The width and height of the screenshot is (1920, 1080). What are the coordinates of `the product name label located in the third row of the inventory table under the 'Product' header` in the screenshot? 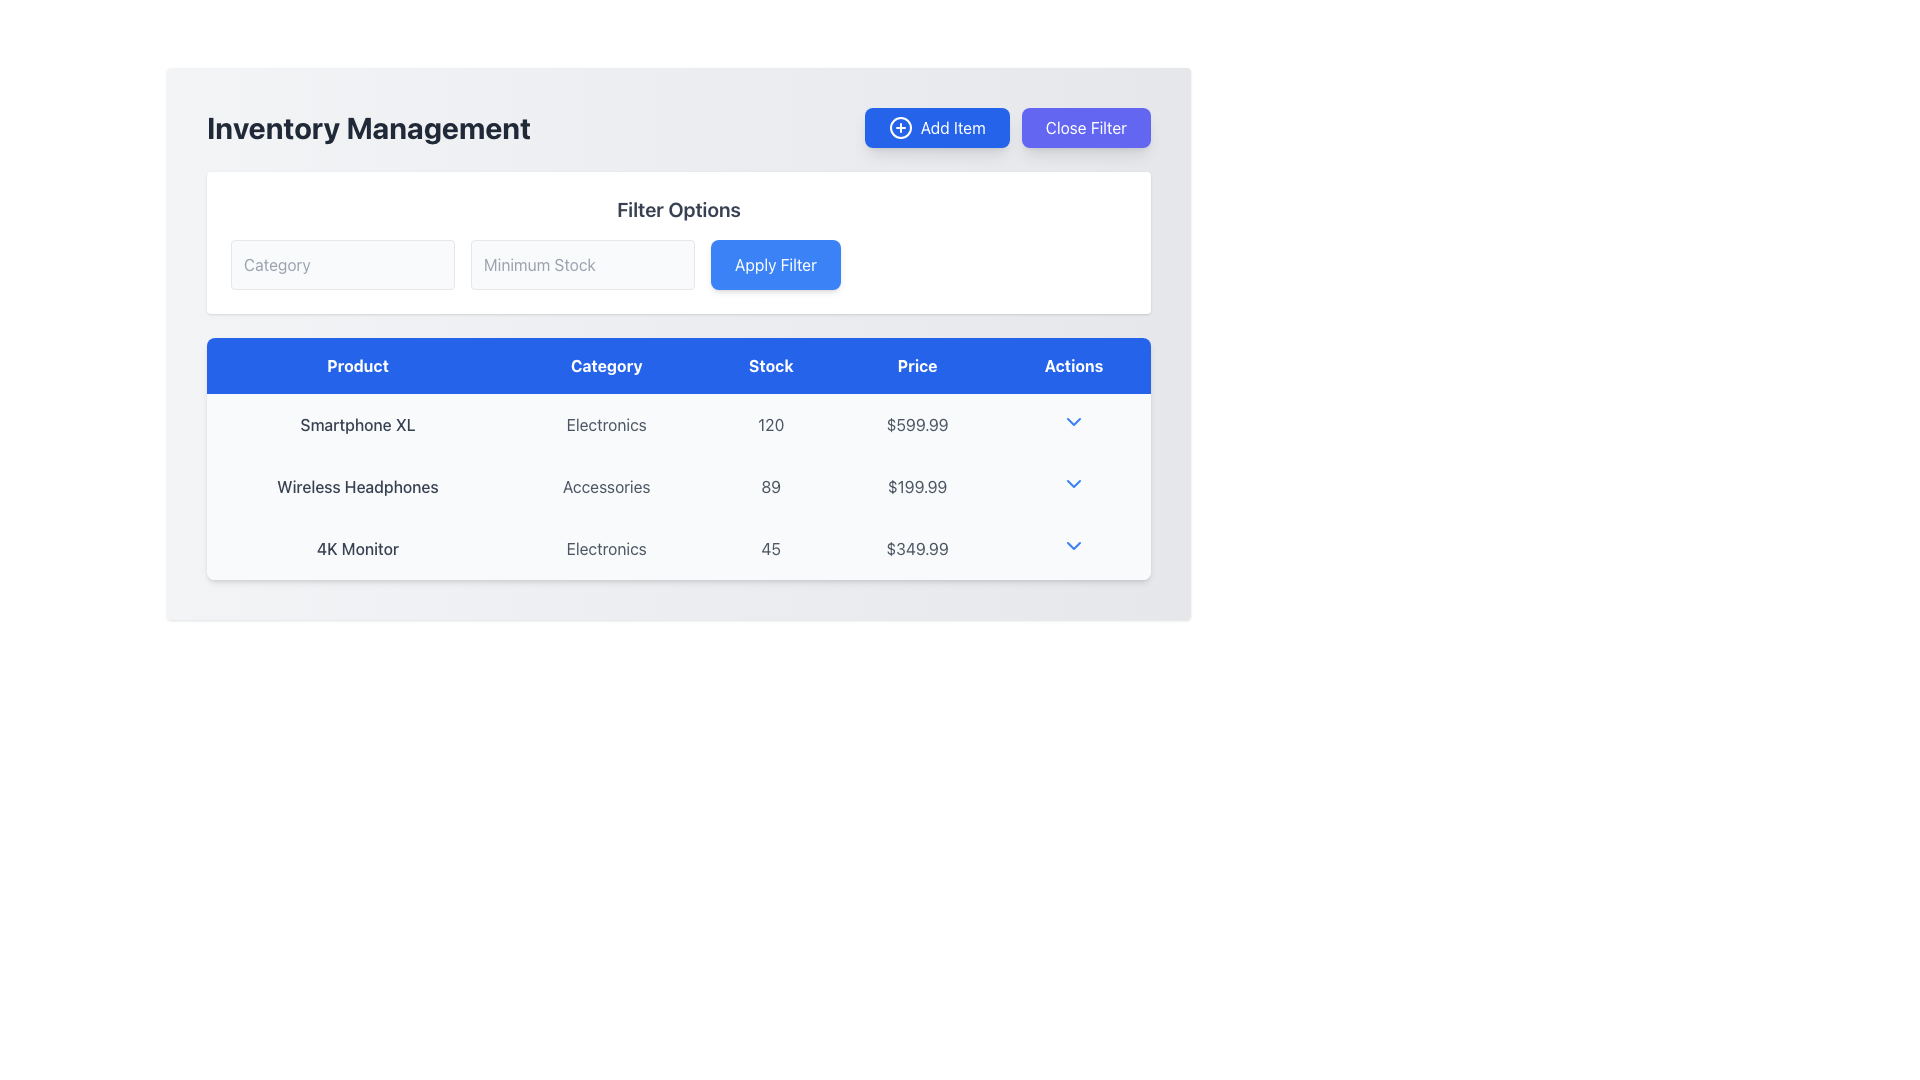 It's located at (358, 548).